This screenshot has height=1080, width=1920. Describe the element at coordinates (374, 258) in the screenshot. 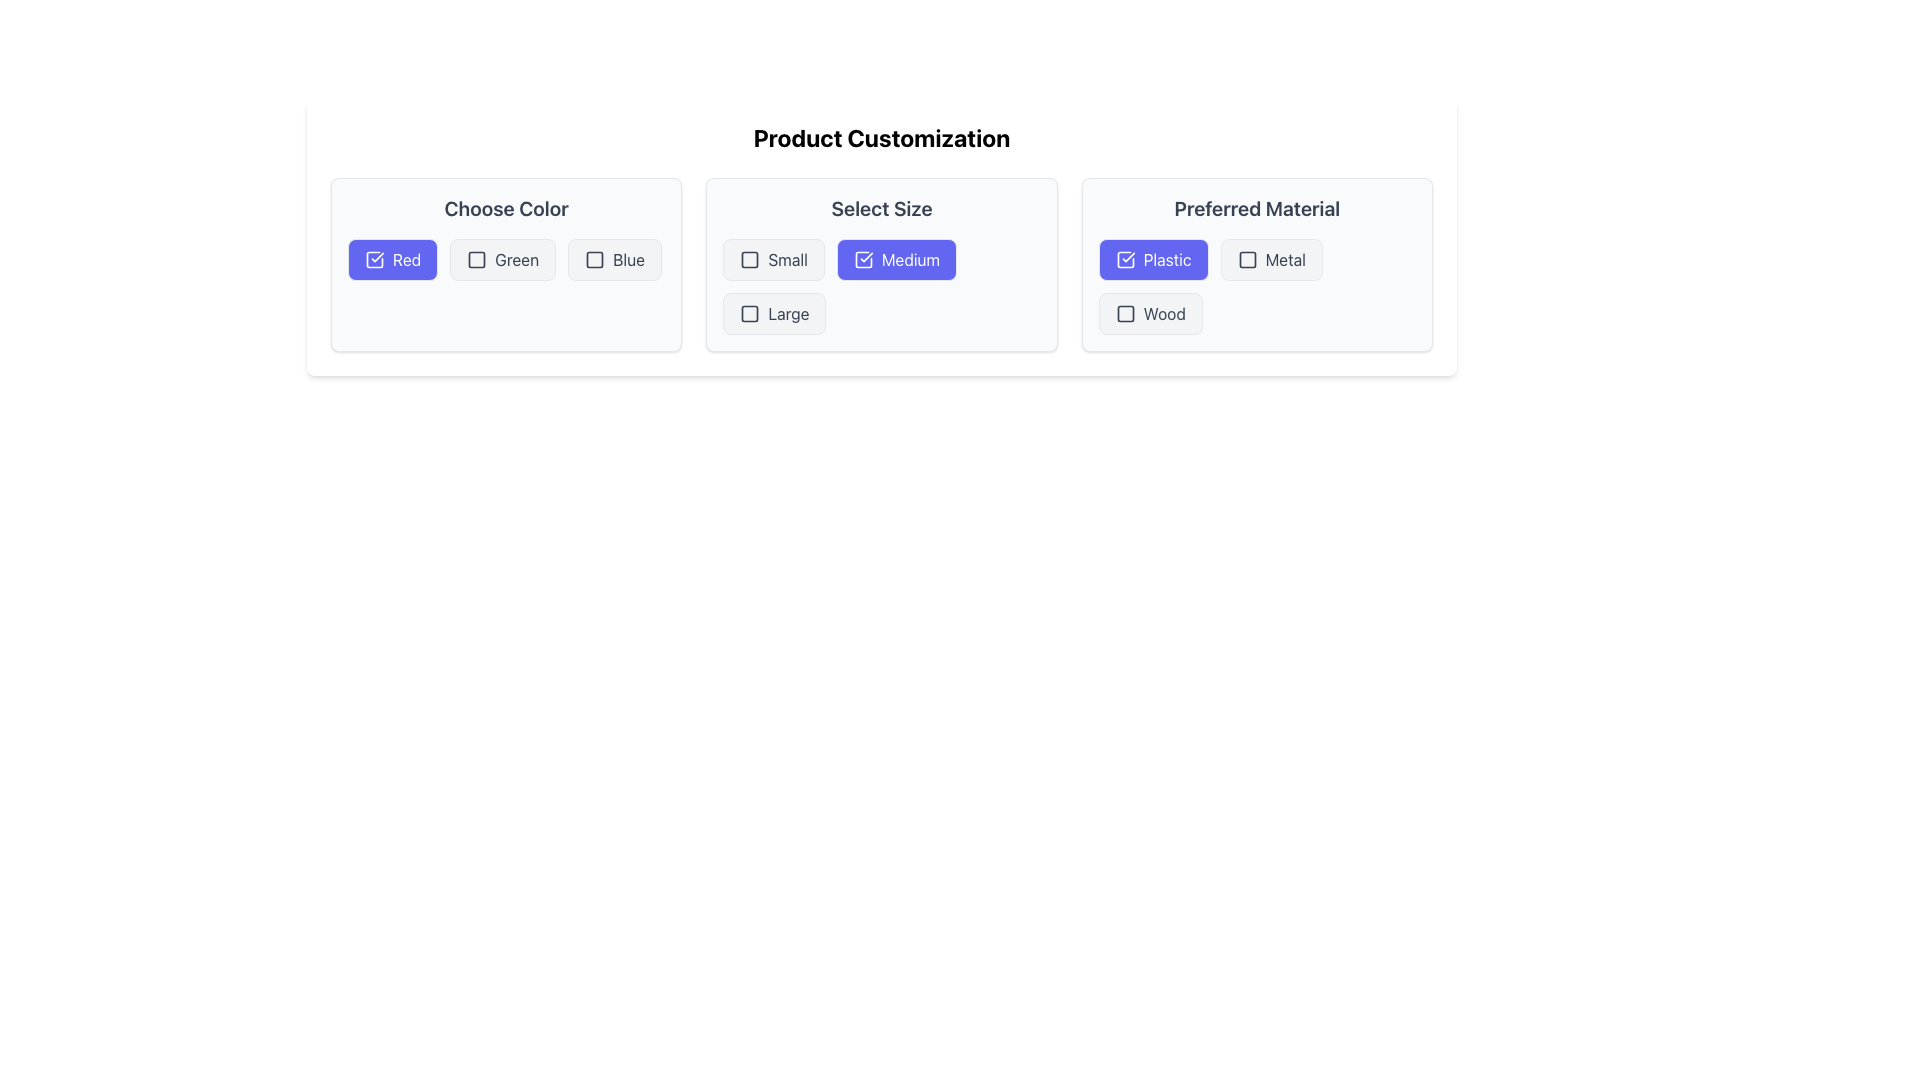

I see `the Checkbox icon that indicates the 'Red' color option is selected` at that location.